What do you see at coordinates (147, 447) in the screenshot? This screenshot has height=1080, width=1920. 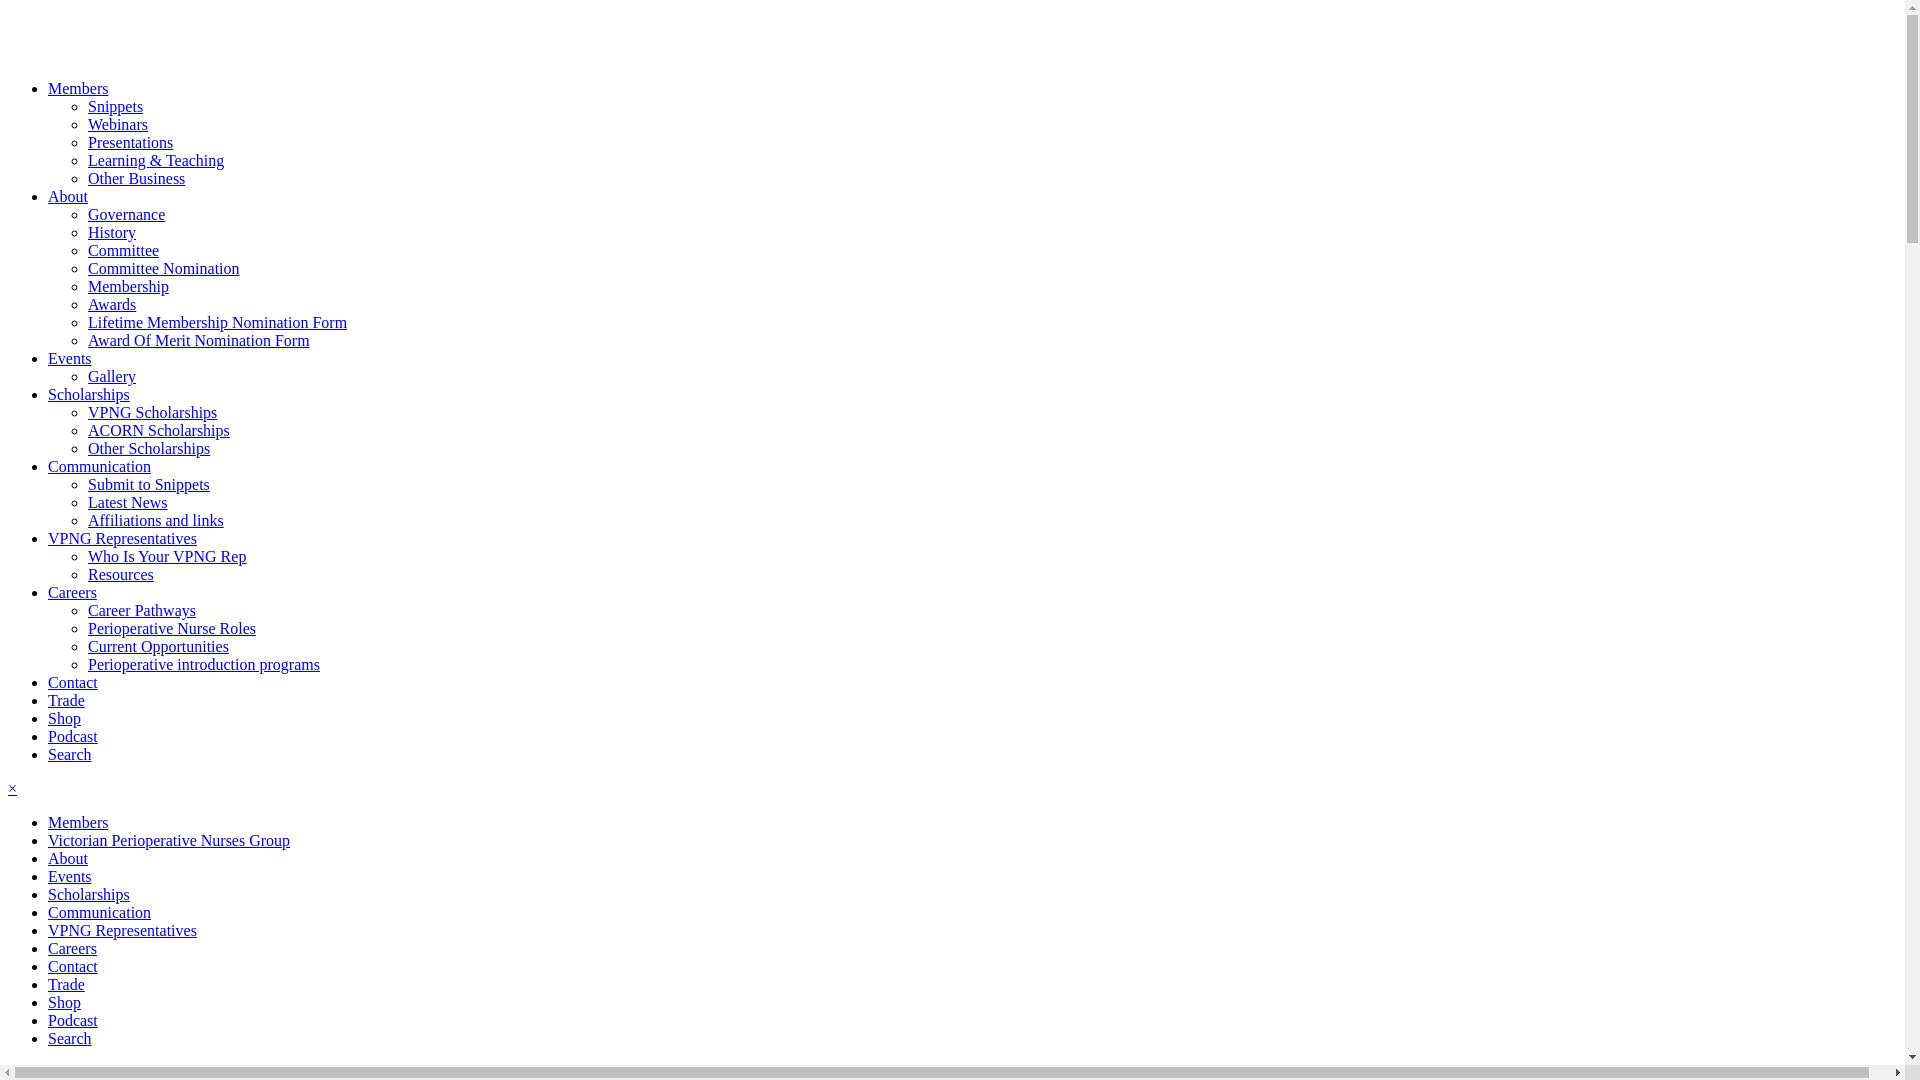 I see `'Other Scholarships'` at bounding box center [147, 447].